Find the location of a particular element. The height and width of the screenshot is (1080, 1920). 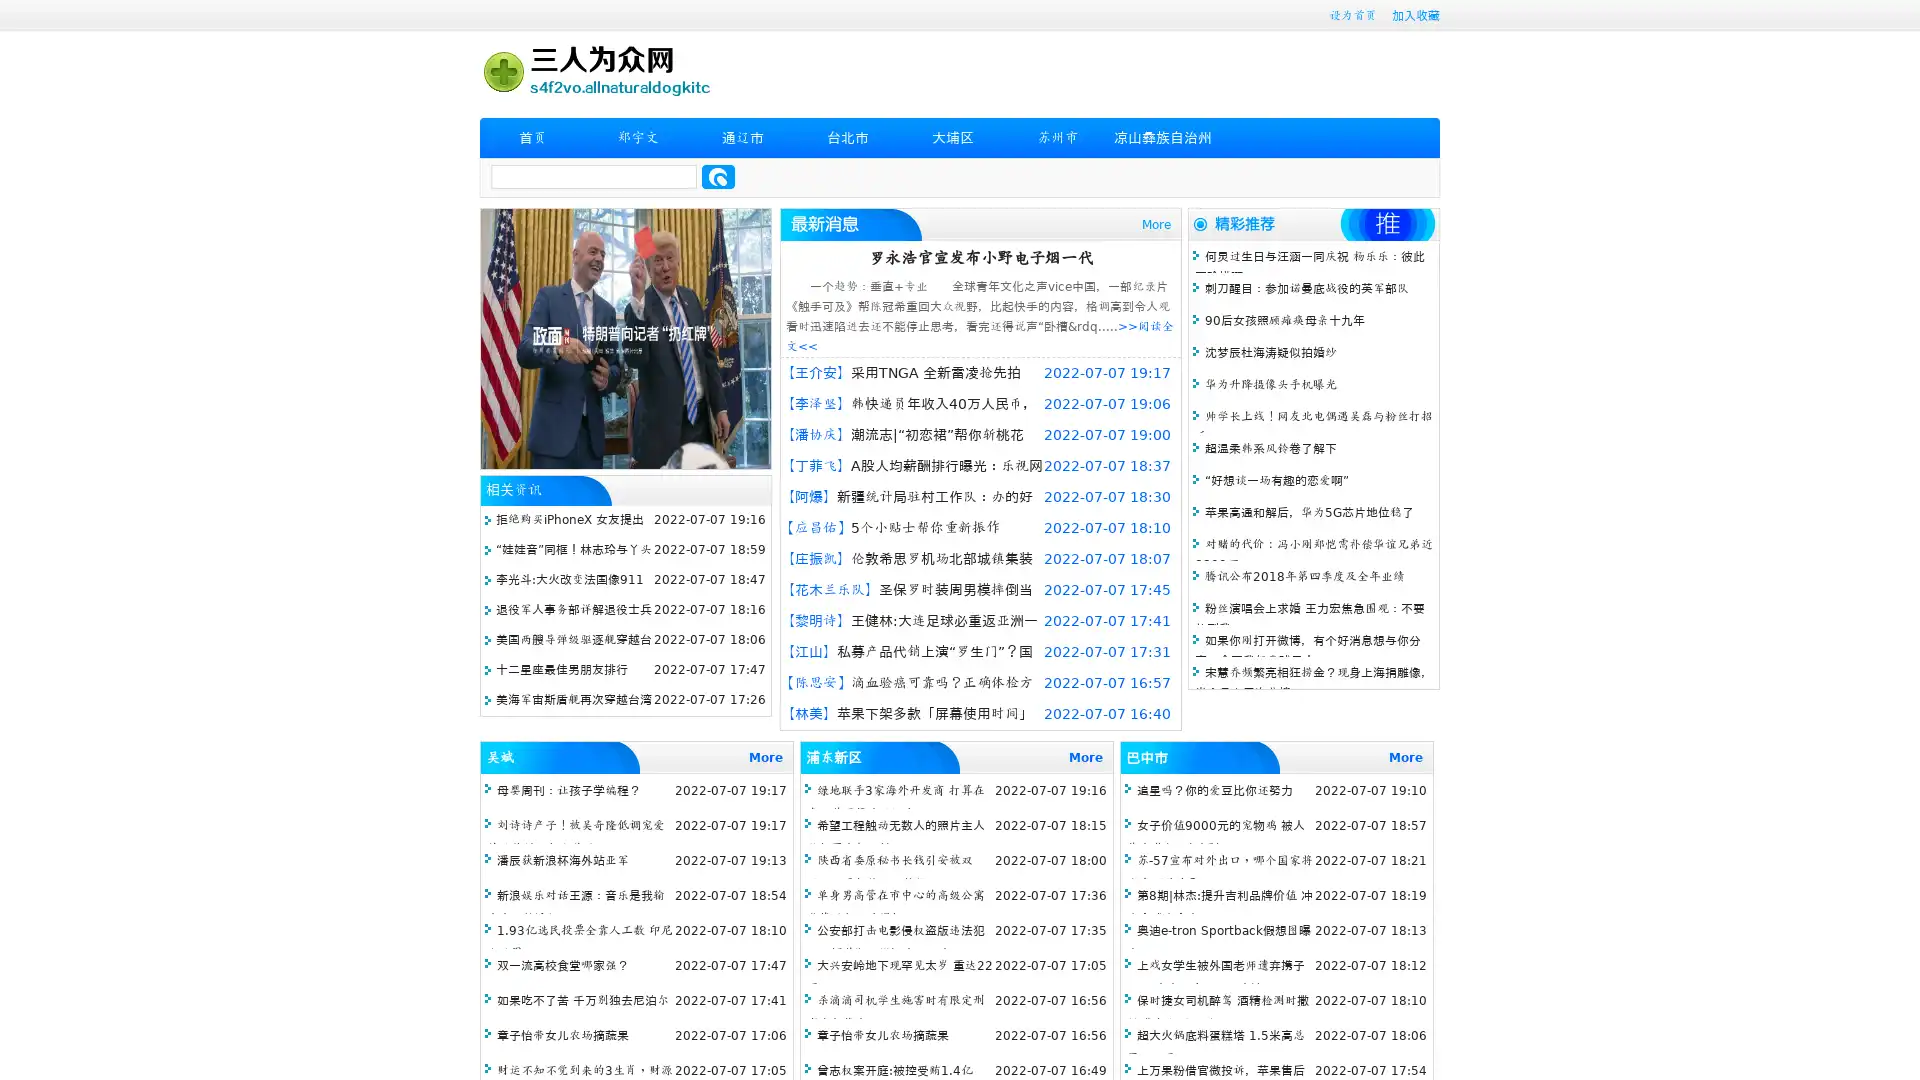

Search is located at coordinates (718, 176).